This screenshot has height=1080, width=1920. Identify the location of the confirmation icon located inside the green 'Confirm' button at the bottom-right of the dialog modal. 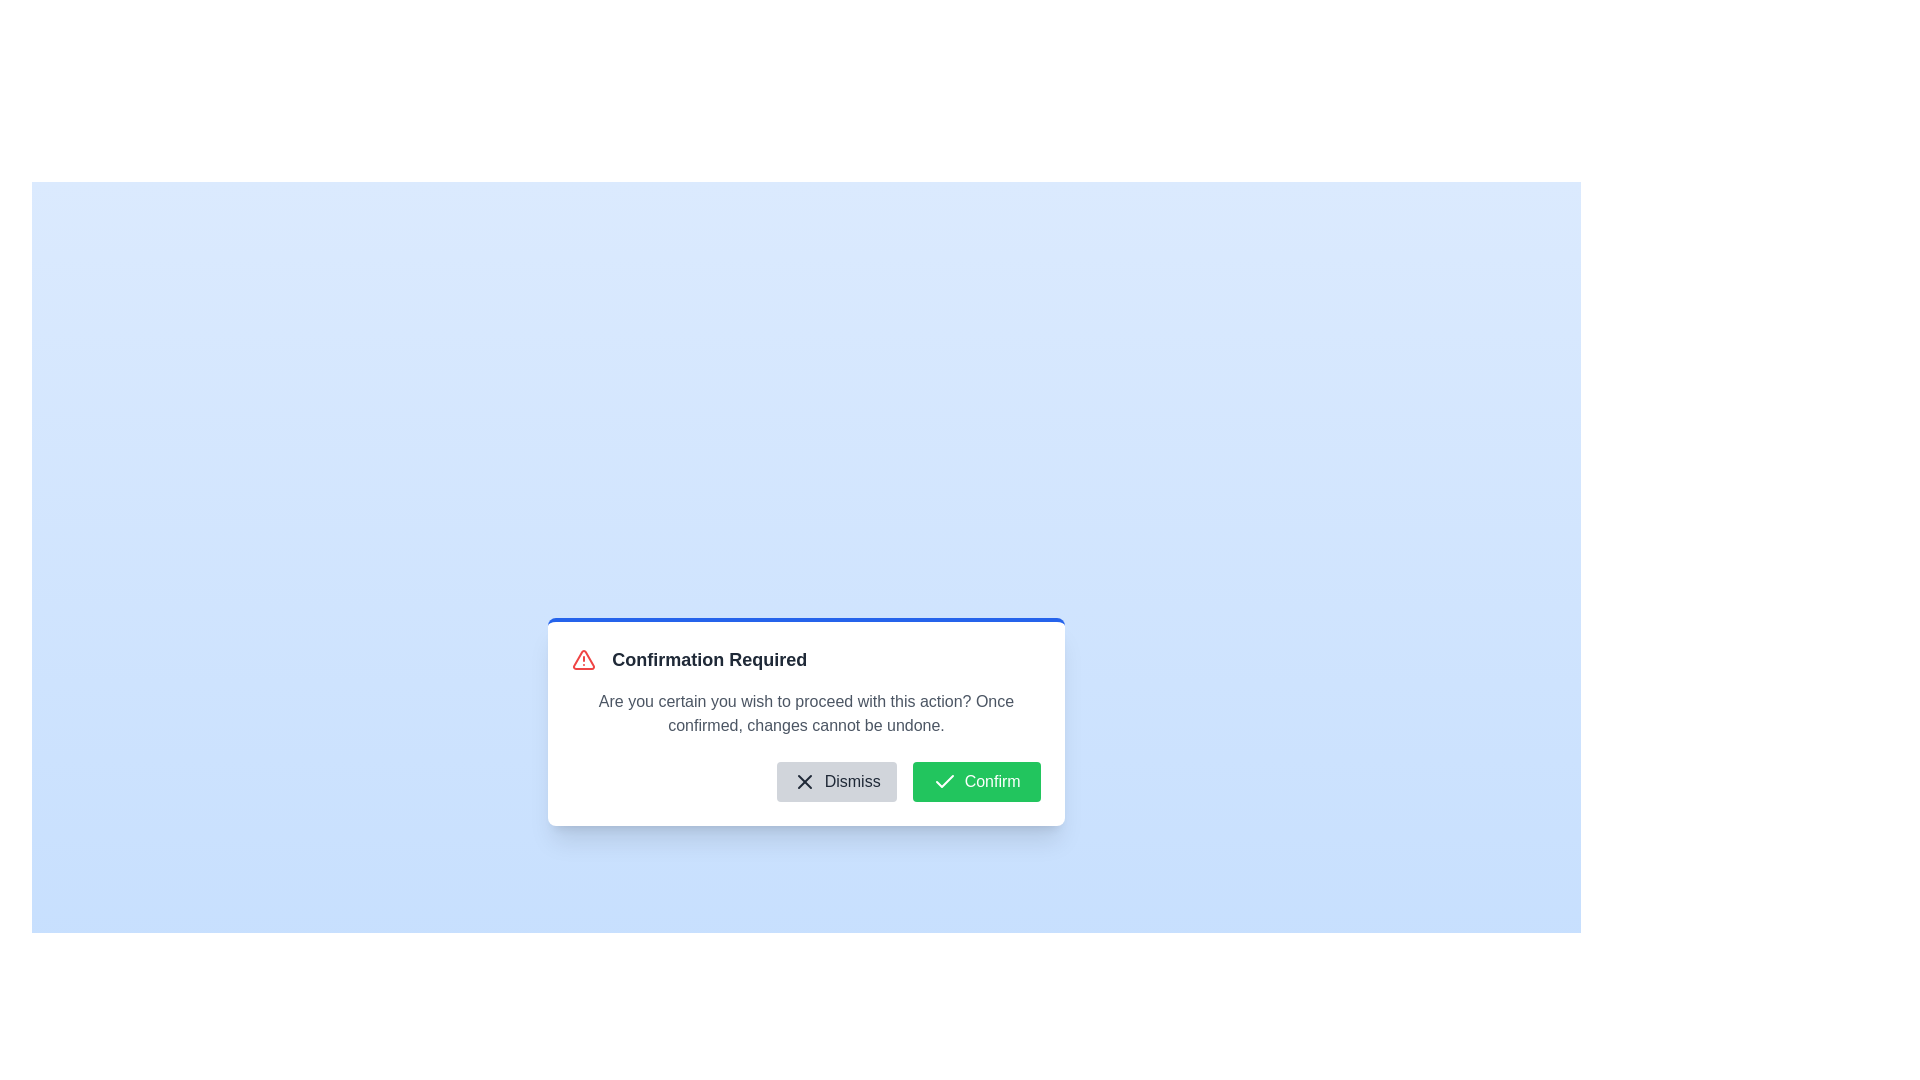
(943, 780).